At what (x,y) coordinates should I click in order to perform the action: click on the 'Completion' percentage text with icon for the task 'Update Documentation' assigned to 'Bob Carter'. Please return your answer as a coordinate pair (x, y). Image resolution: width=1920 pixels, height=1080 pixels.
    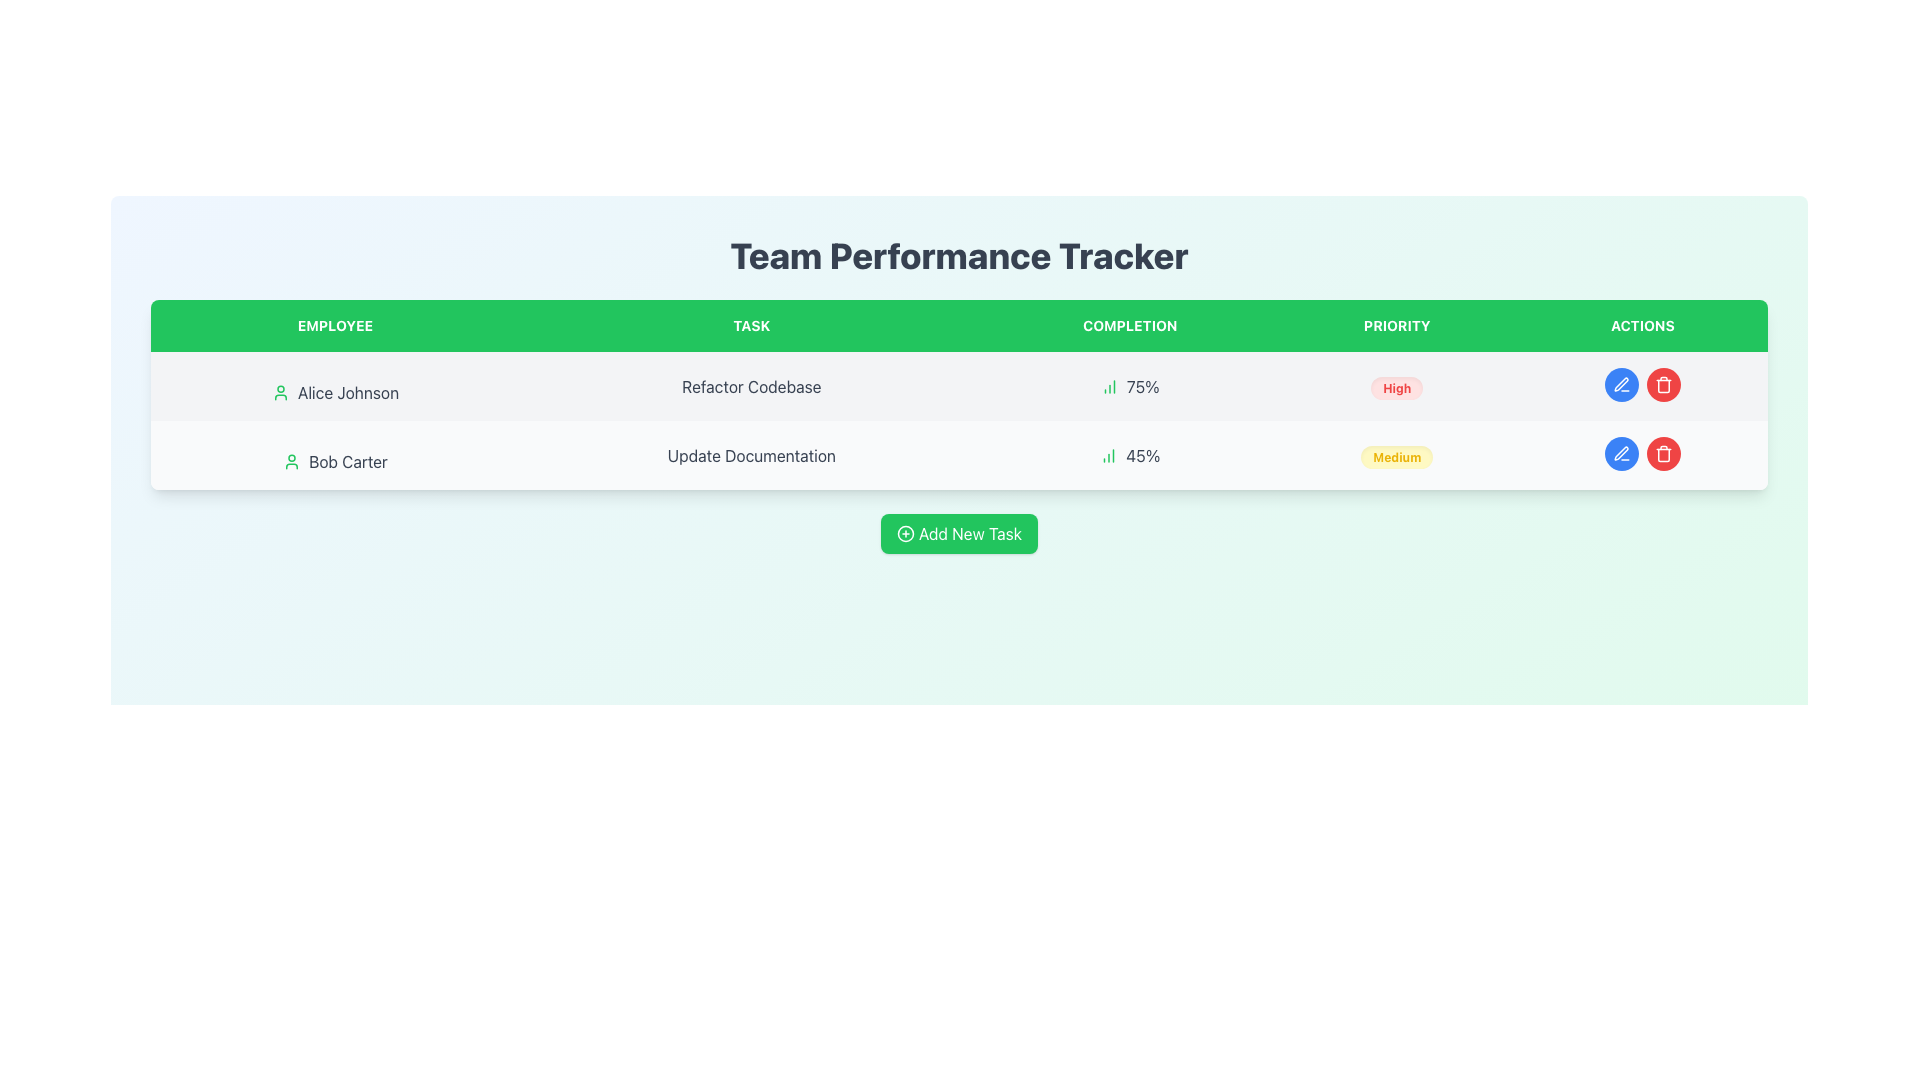
    Looking at the image, I should click on (1129, 455).